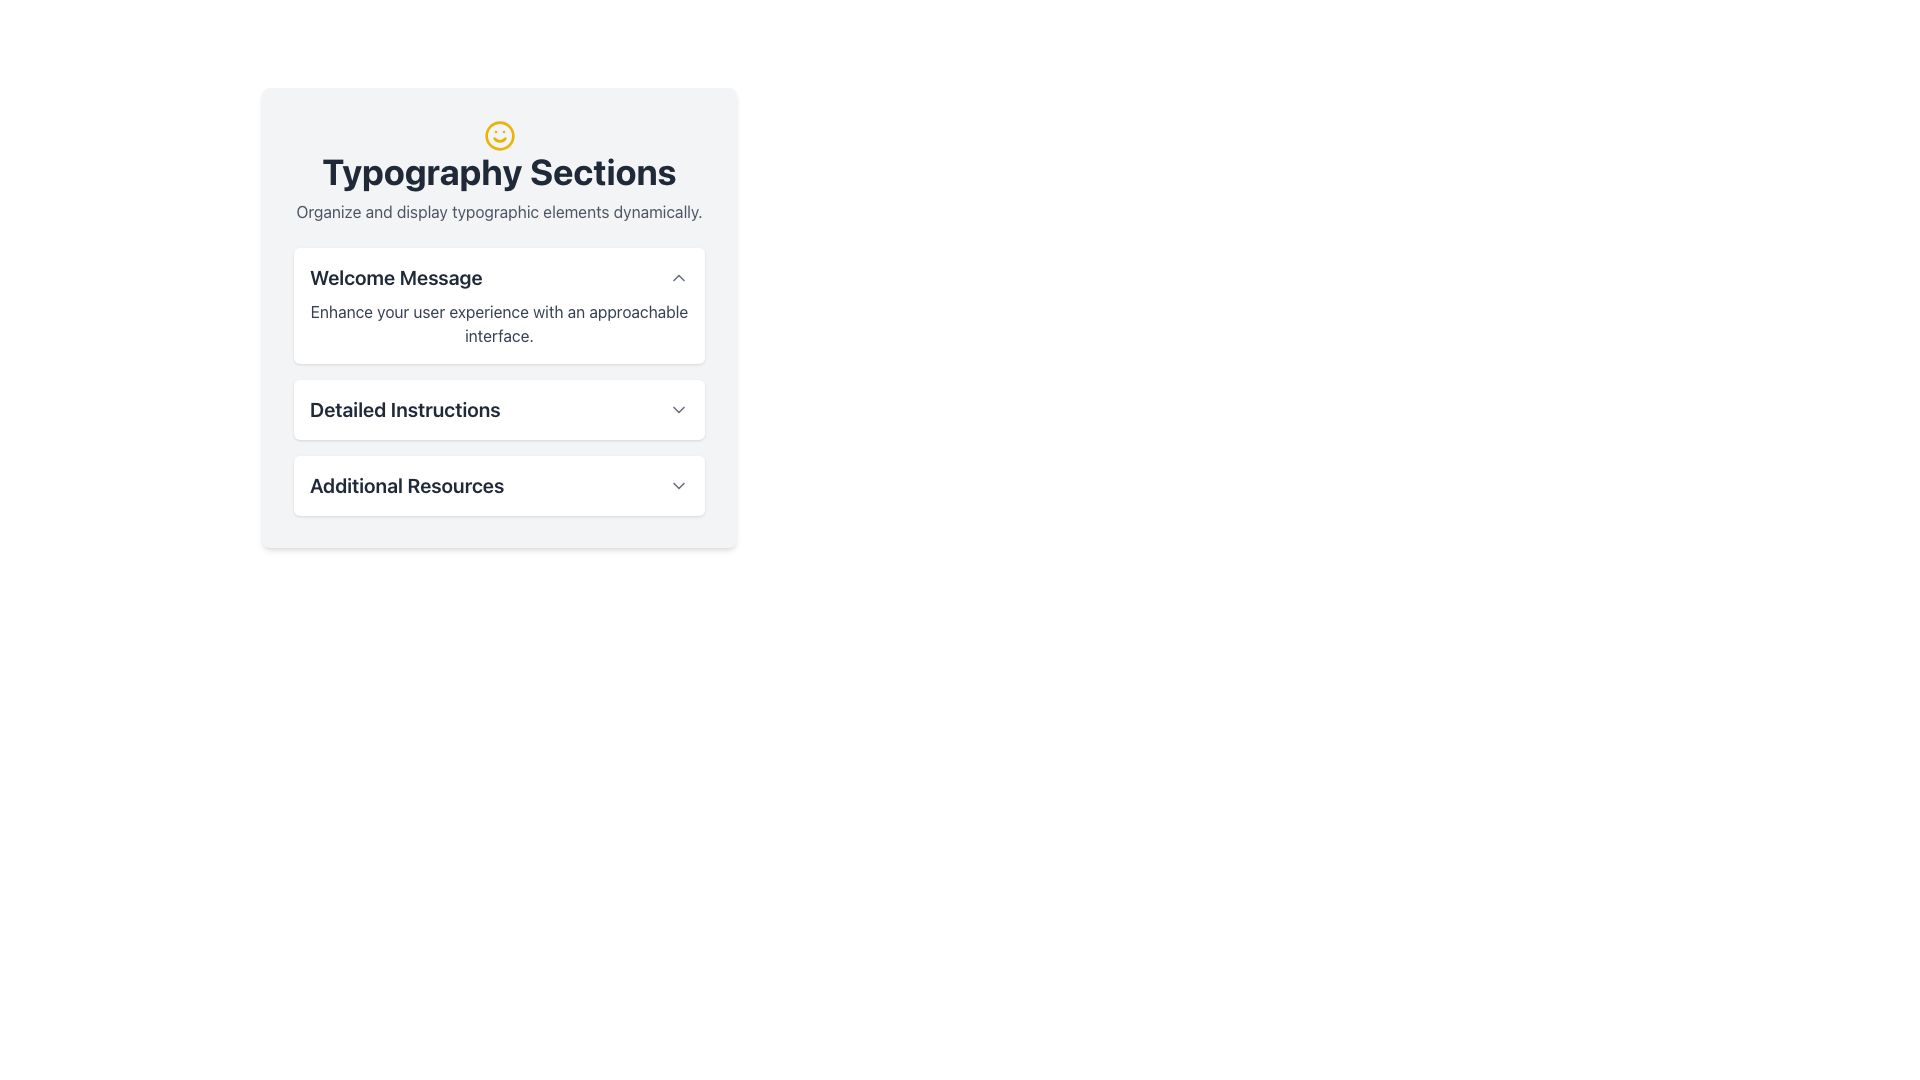 This screenshot has width=1920, height=1080. Describe the element at coordinates (396, 277) in the screenshot. I see `the Text Label that serves as a descriptive title for the 'Welcome Message' section, positioned at the top of the collapsible section` at that location.